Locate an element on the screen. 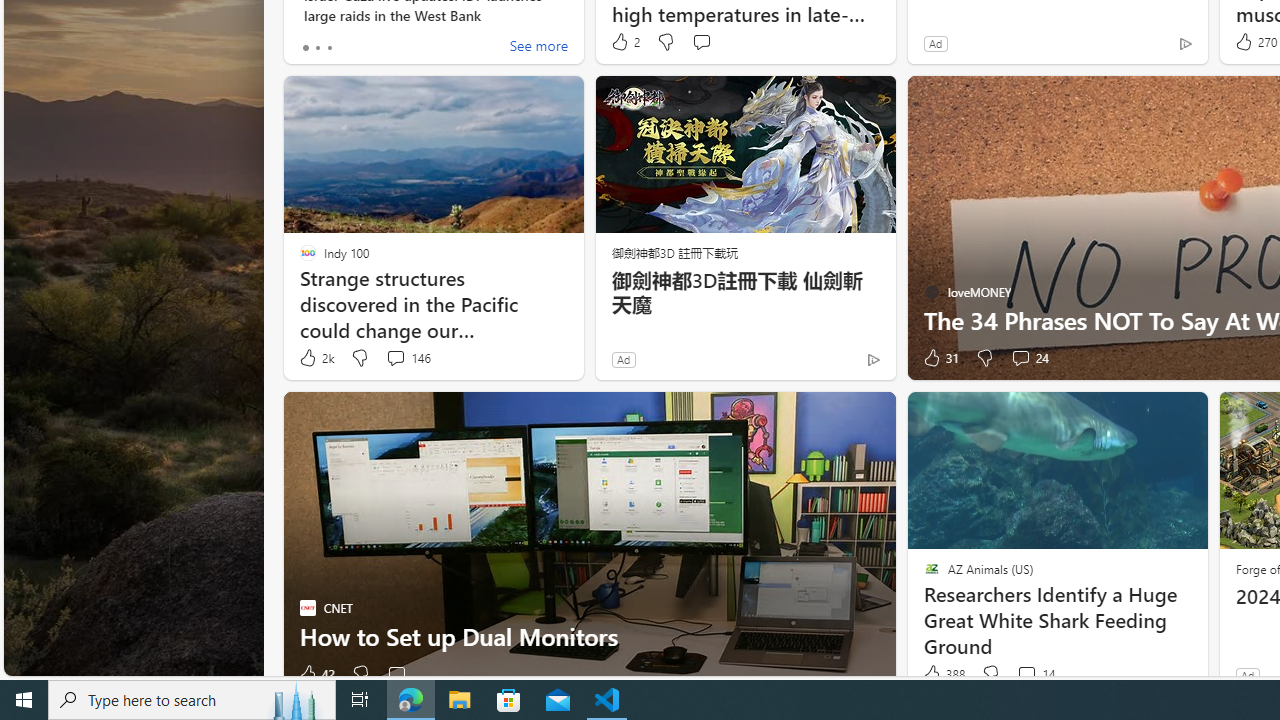 The height and width of the screenshot is (720, 1280). 'See more' is located at coordinates (538, 46).